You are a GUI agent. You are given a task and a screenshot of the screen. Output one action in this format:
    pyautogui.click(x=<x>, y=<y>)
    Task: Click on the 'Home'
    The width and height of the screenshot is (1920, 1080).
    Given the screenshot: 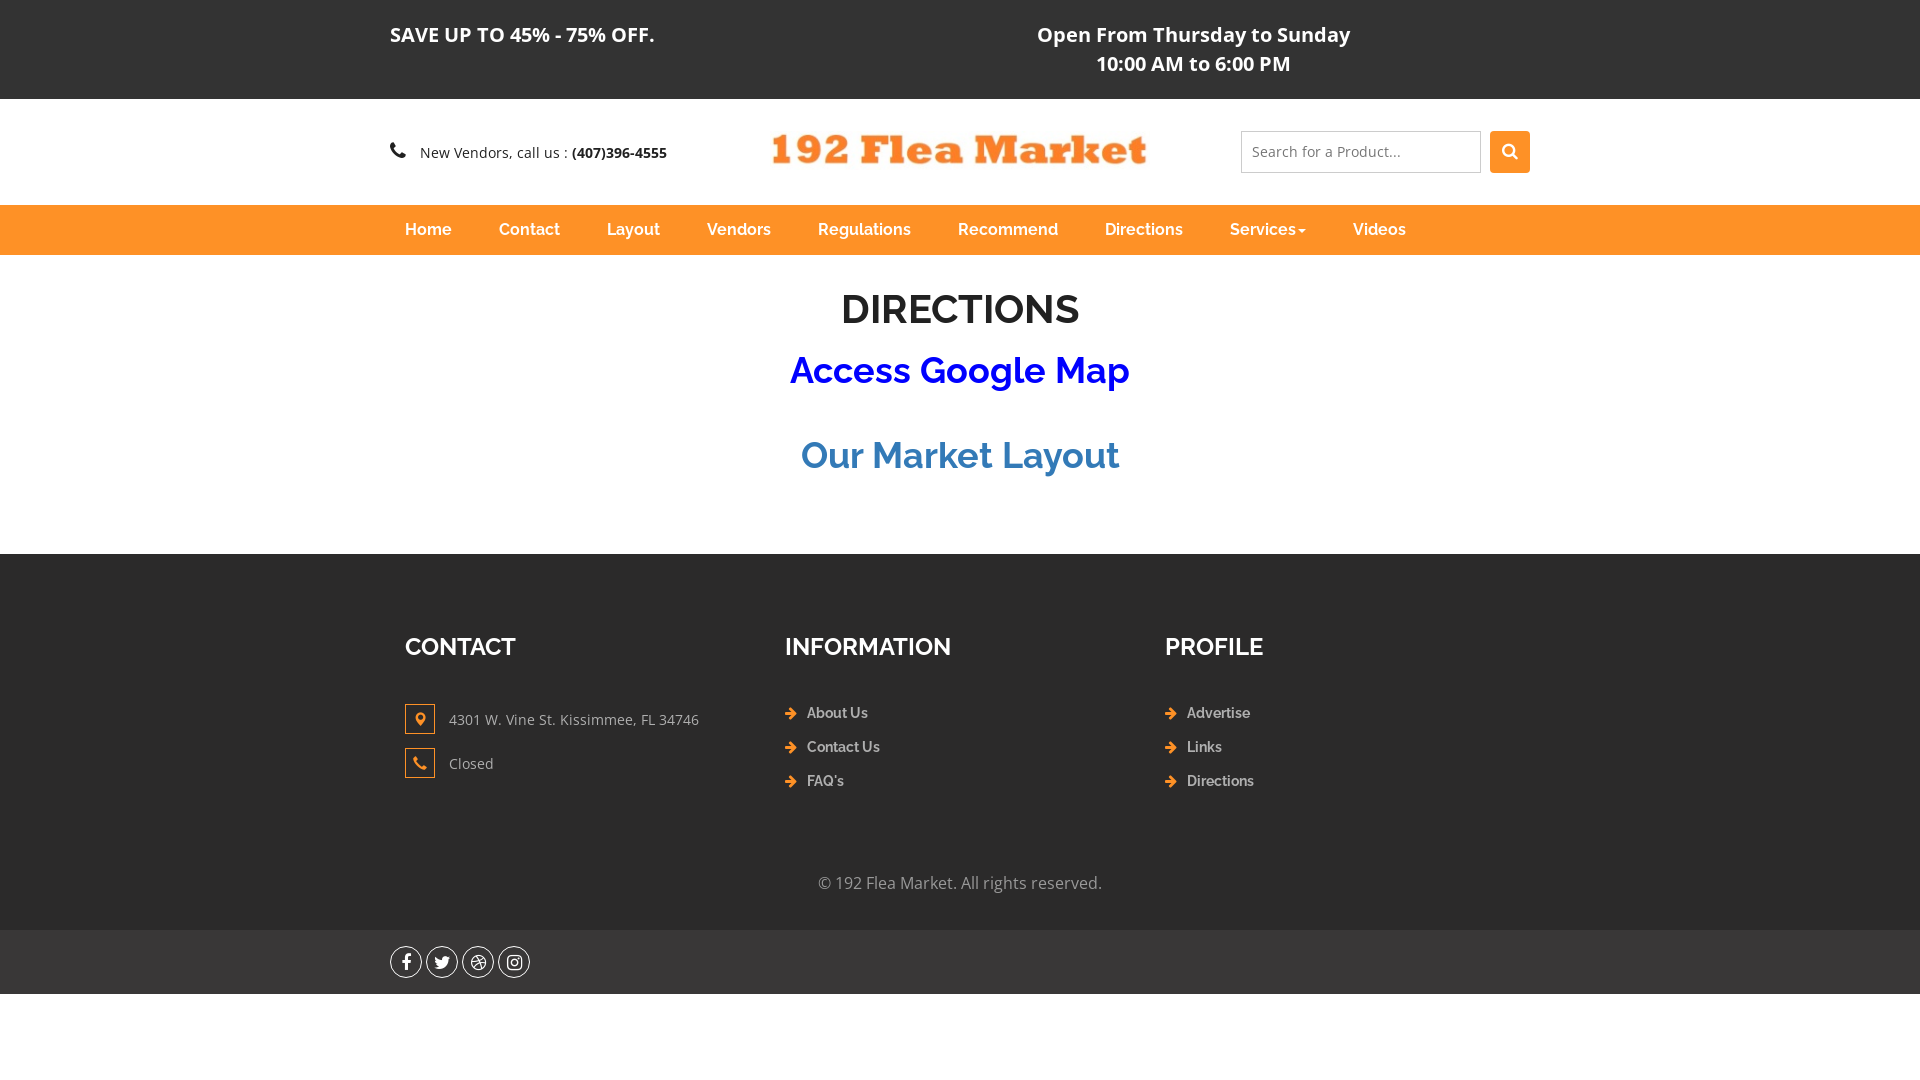 What is the action you would take?
    pyautogui.click(x=427, y=229)
    